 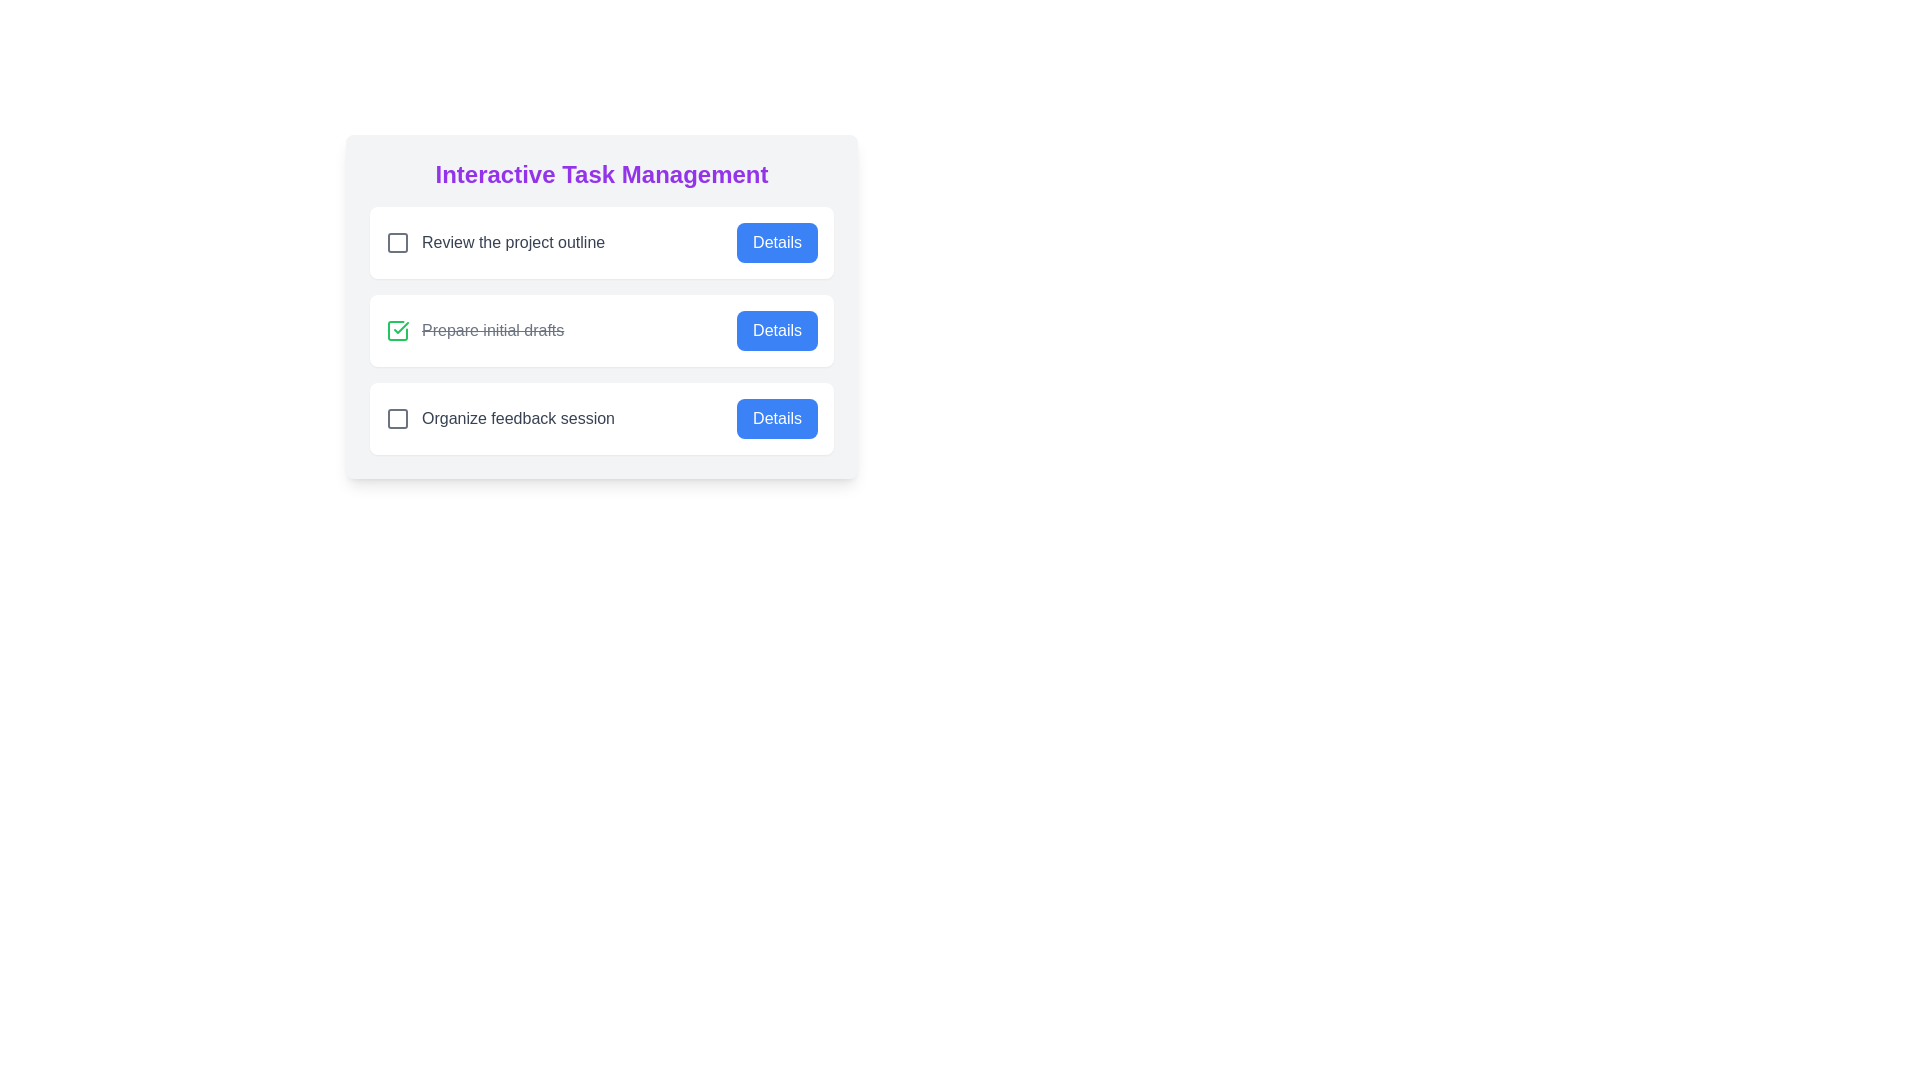 I want to click on the 'Details' button for the task 'Prepare initial drafts', so click(x=776, y=330).